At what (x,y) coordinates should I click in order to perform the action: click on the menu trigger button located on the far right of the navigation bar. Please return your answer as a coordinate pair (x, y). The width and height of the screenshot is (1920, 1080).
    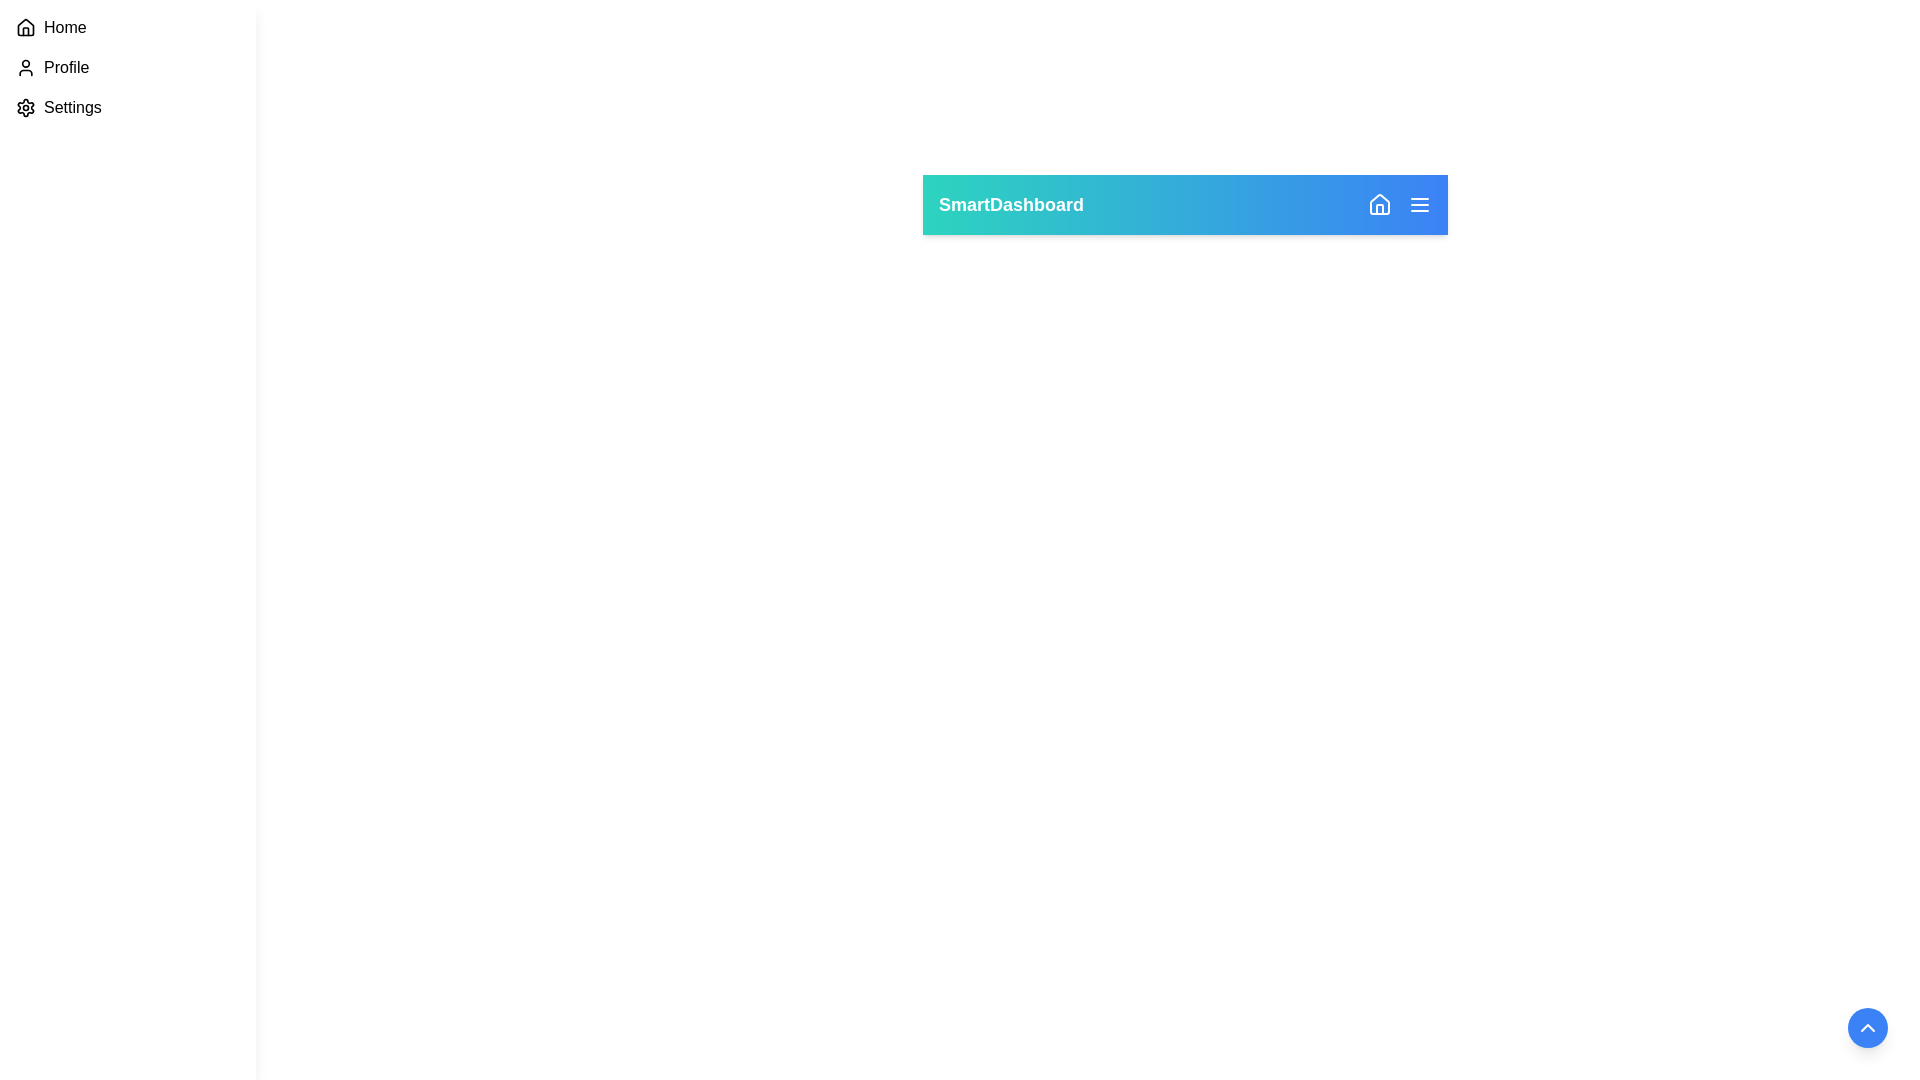
    Looking at the image, I should click on (1419, 204).